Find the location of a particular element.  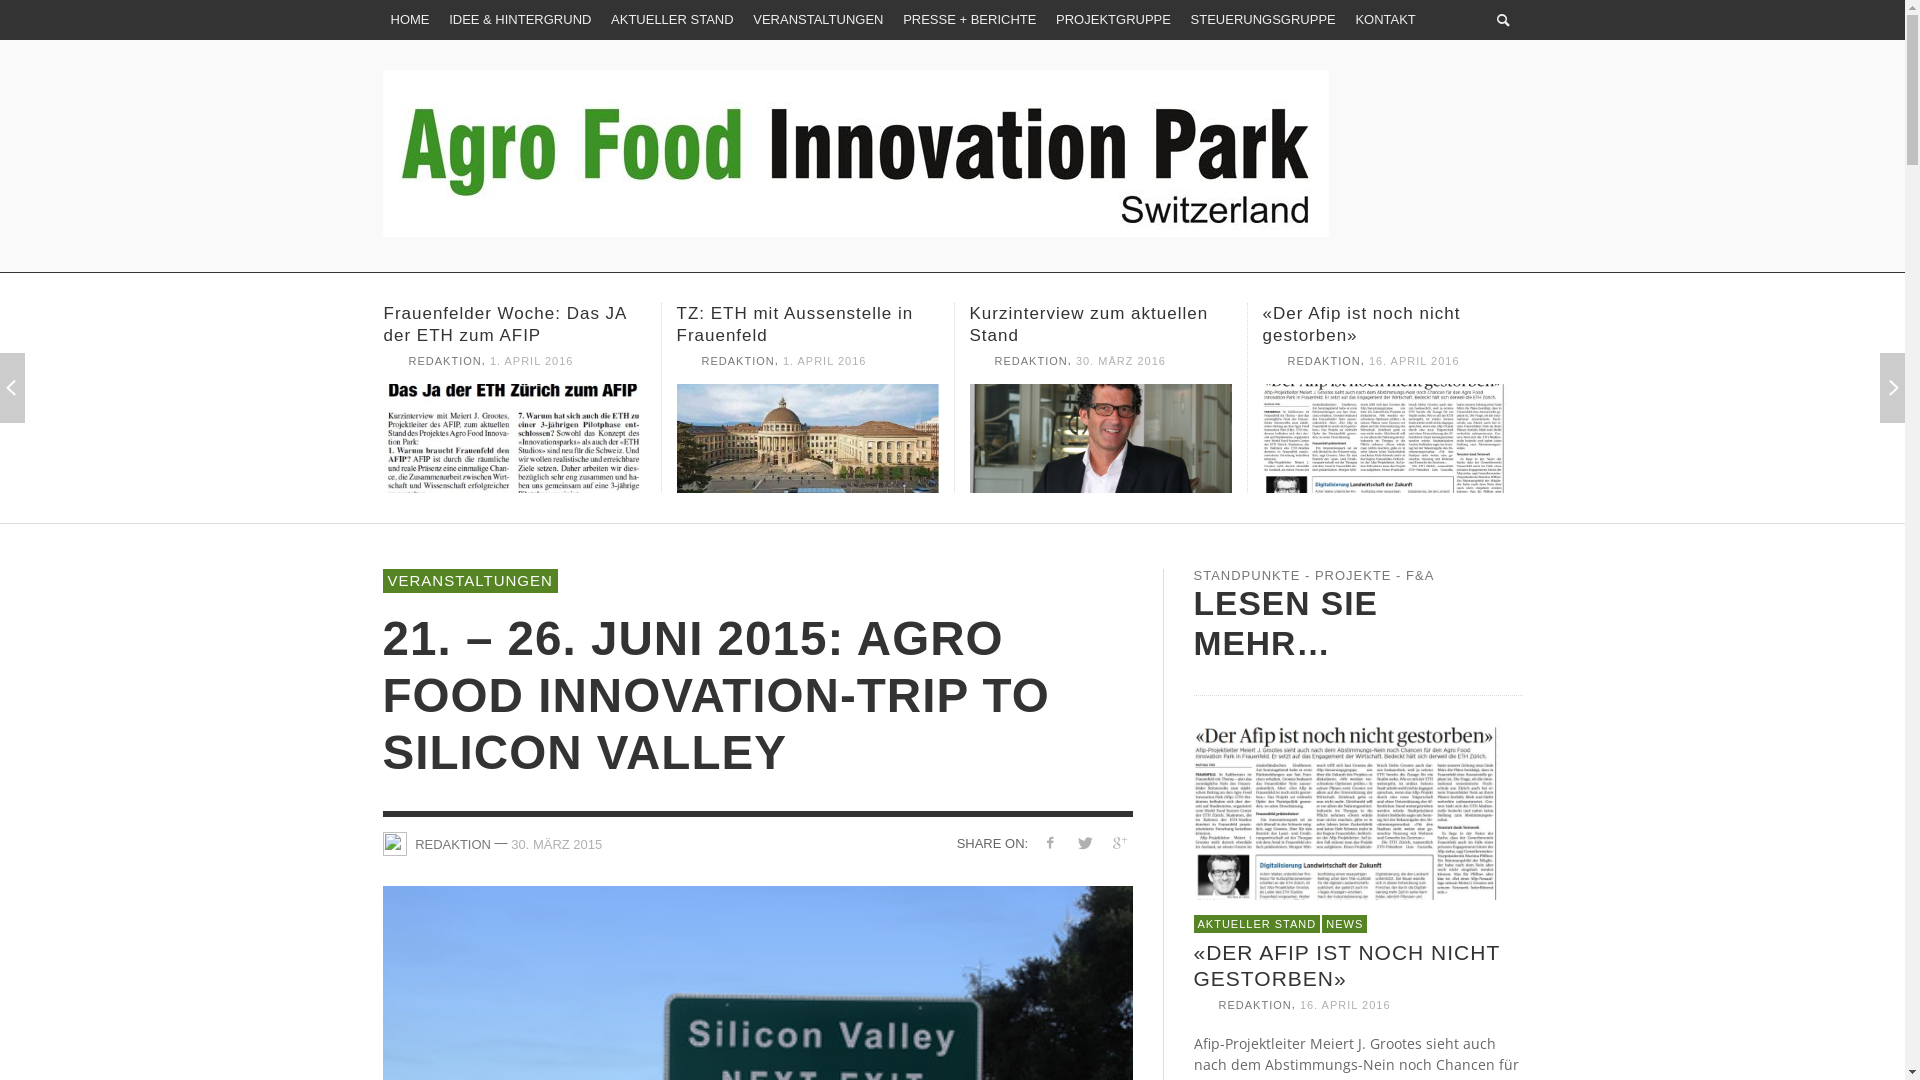

'Share on Google+' is located at coordinates (1118, 842).